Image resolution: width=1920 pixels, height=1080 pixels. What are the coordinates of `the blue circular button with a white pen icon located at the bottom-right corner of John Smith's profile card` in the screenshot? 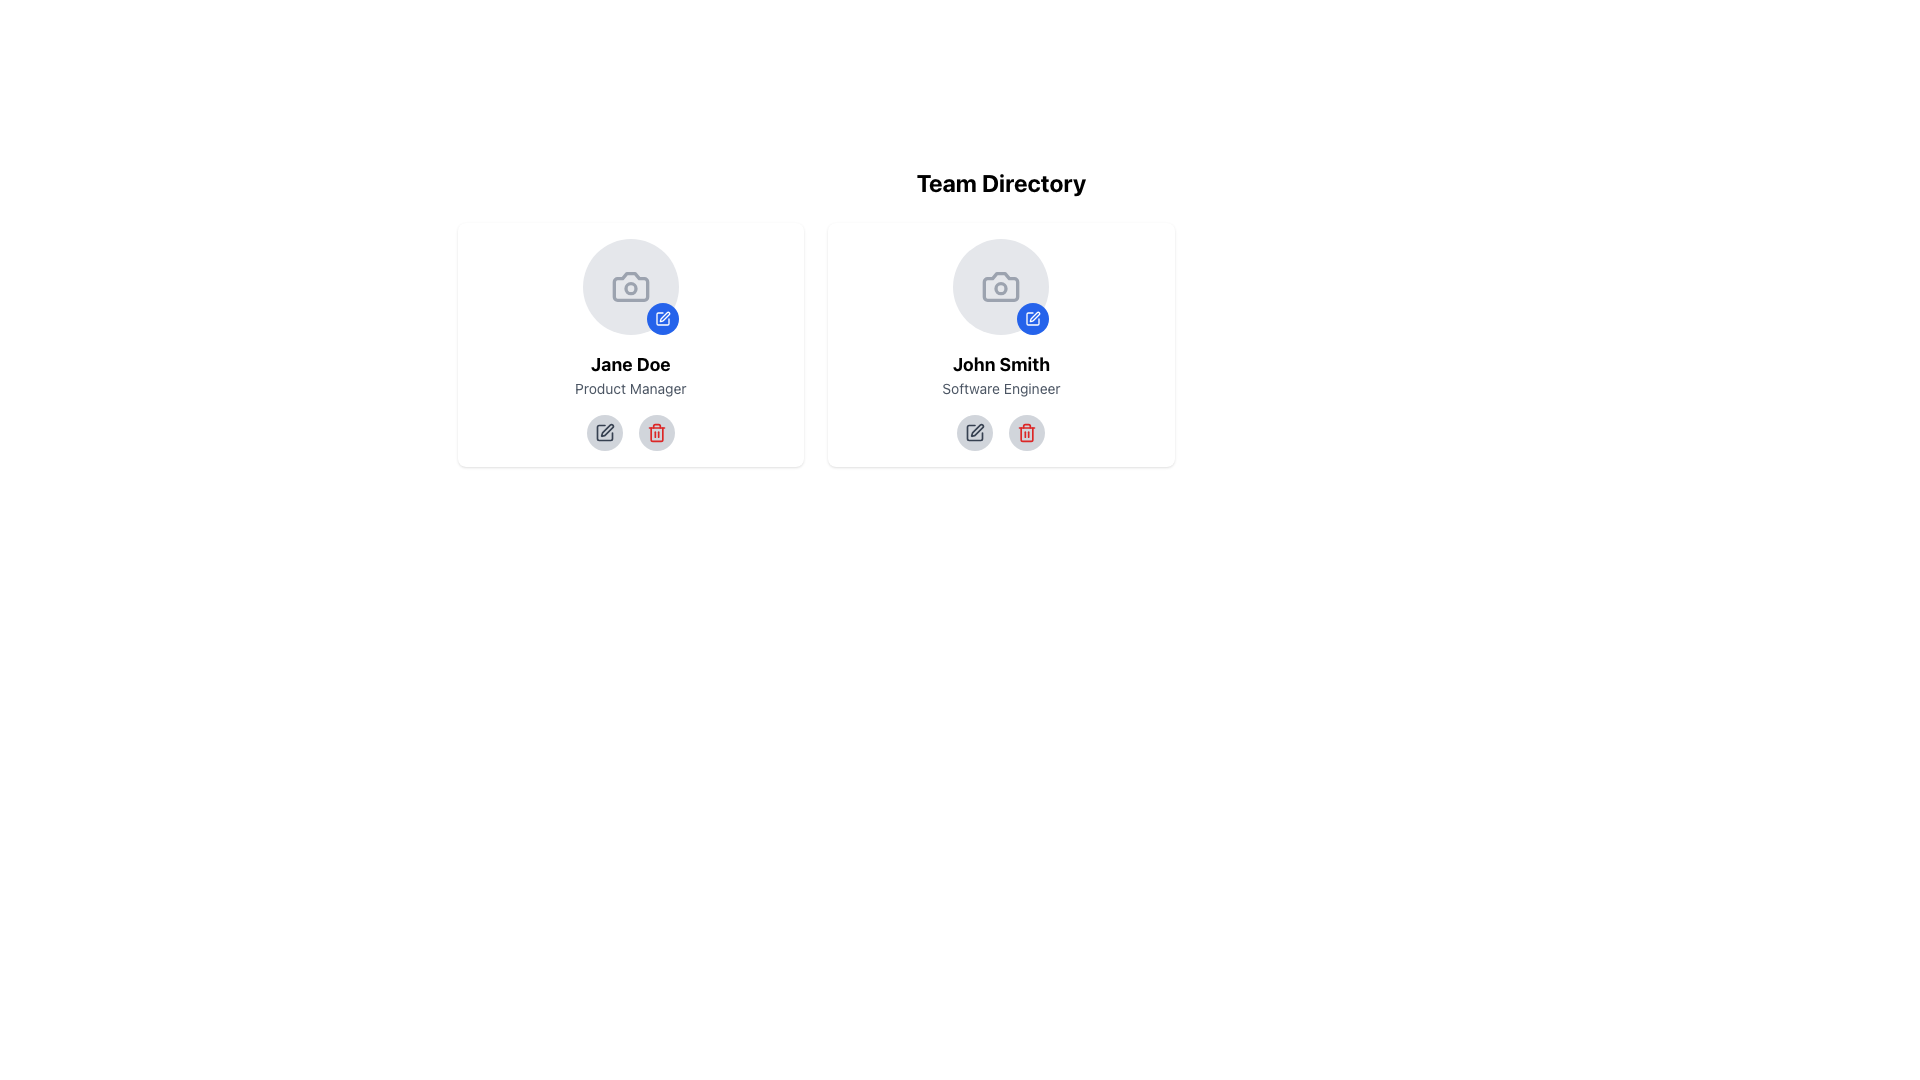 It's located at (1033, 318).